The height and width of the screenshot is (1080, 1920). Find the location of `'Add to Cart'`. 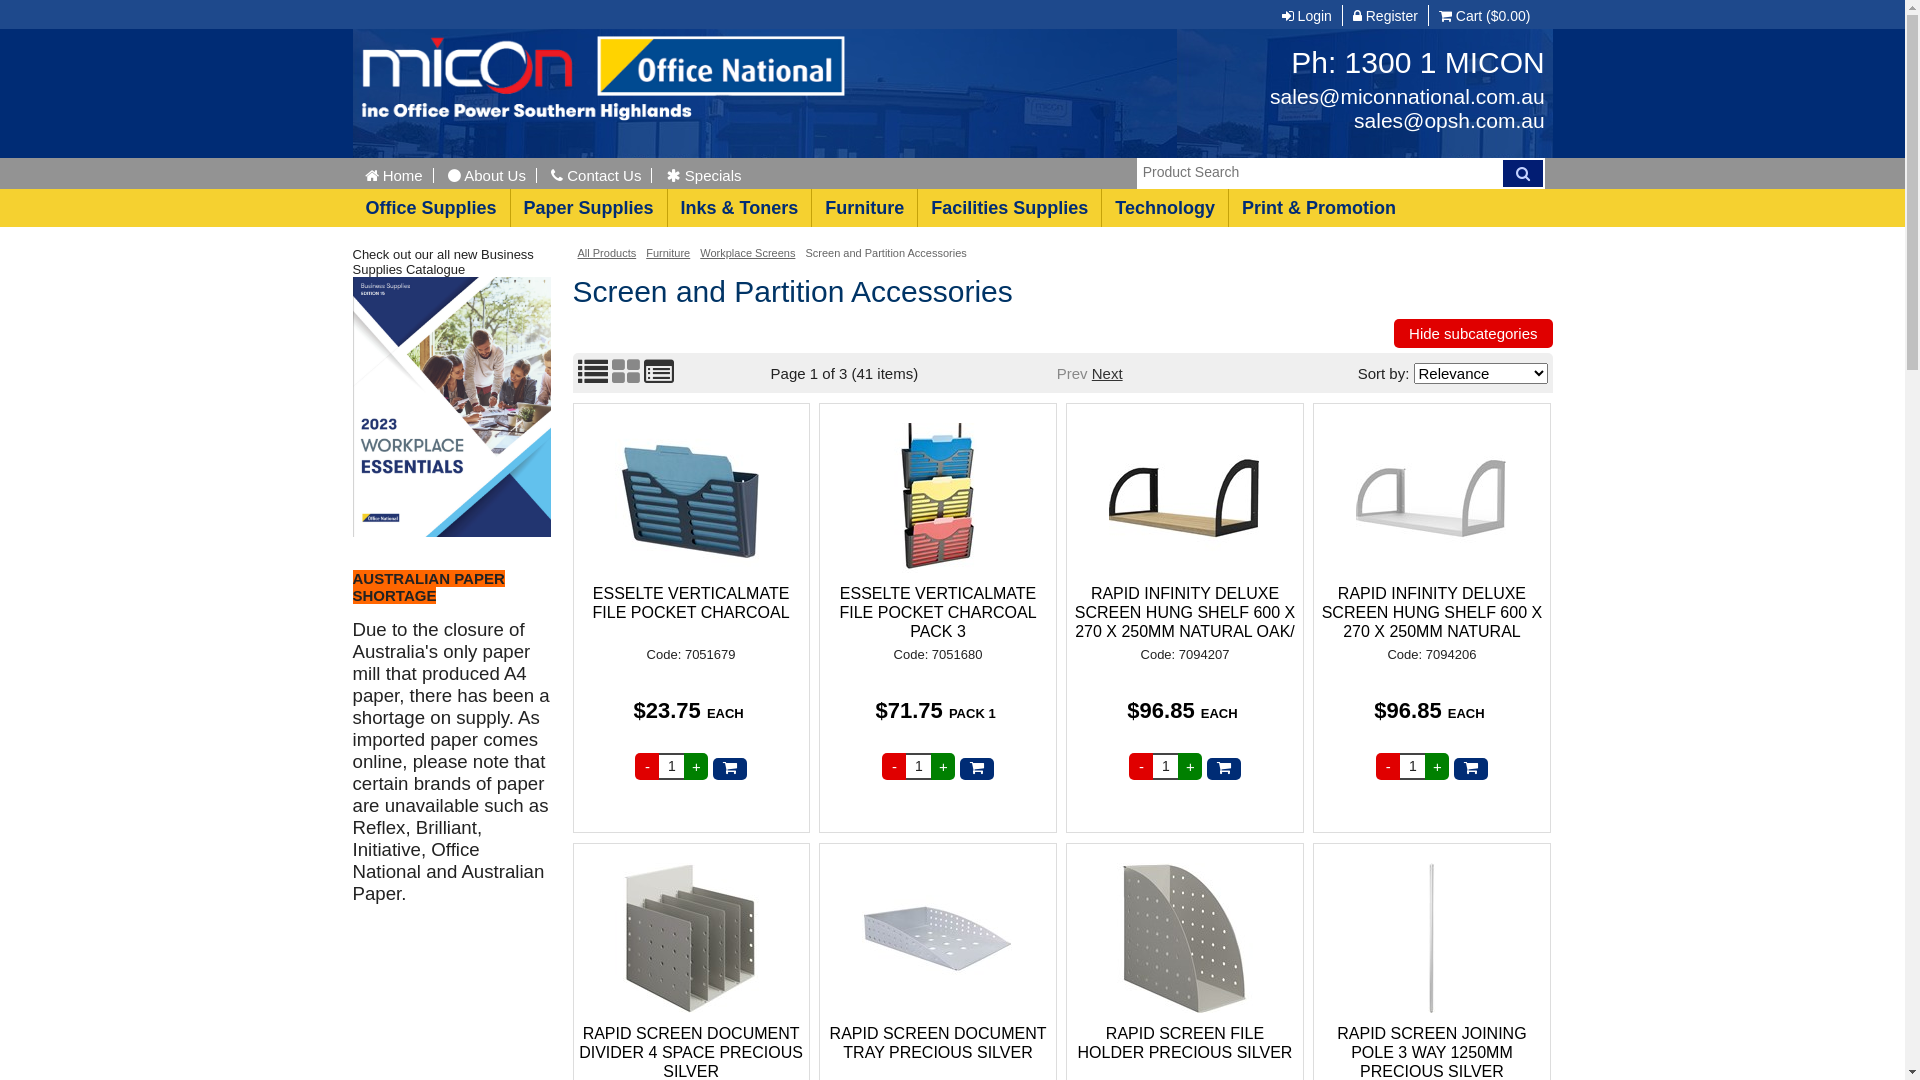

'Add to Cart' is located at coordinates (1470, 767).